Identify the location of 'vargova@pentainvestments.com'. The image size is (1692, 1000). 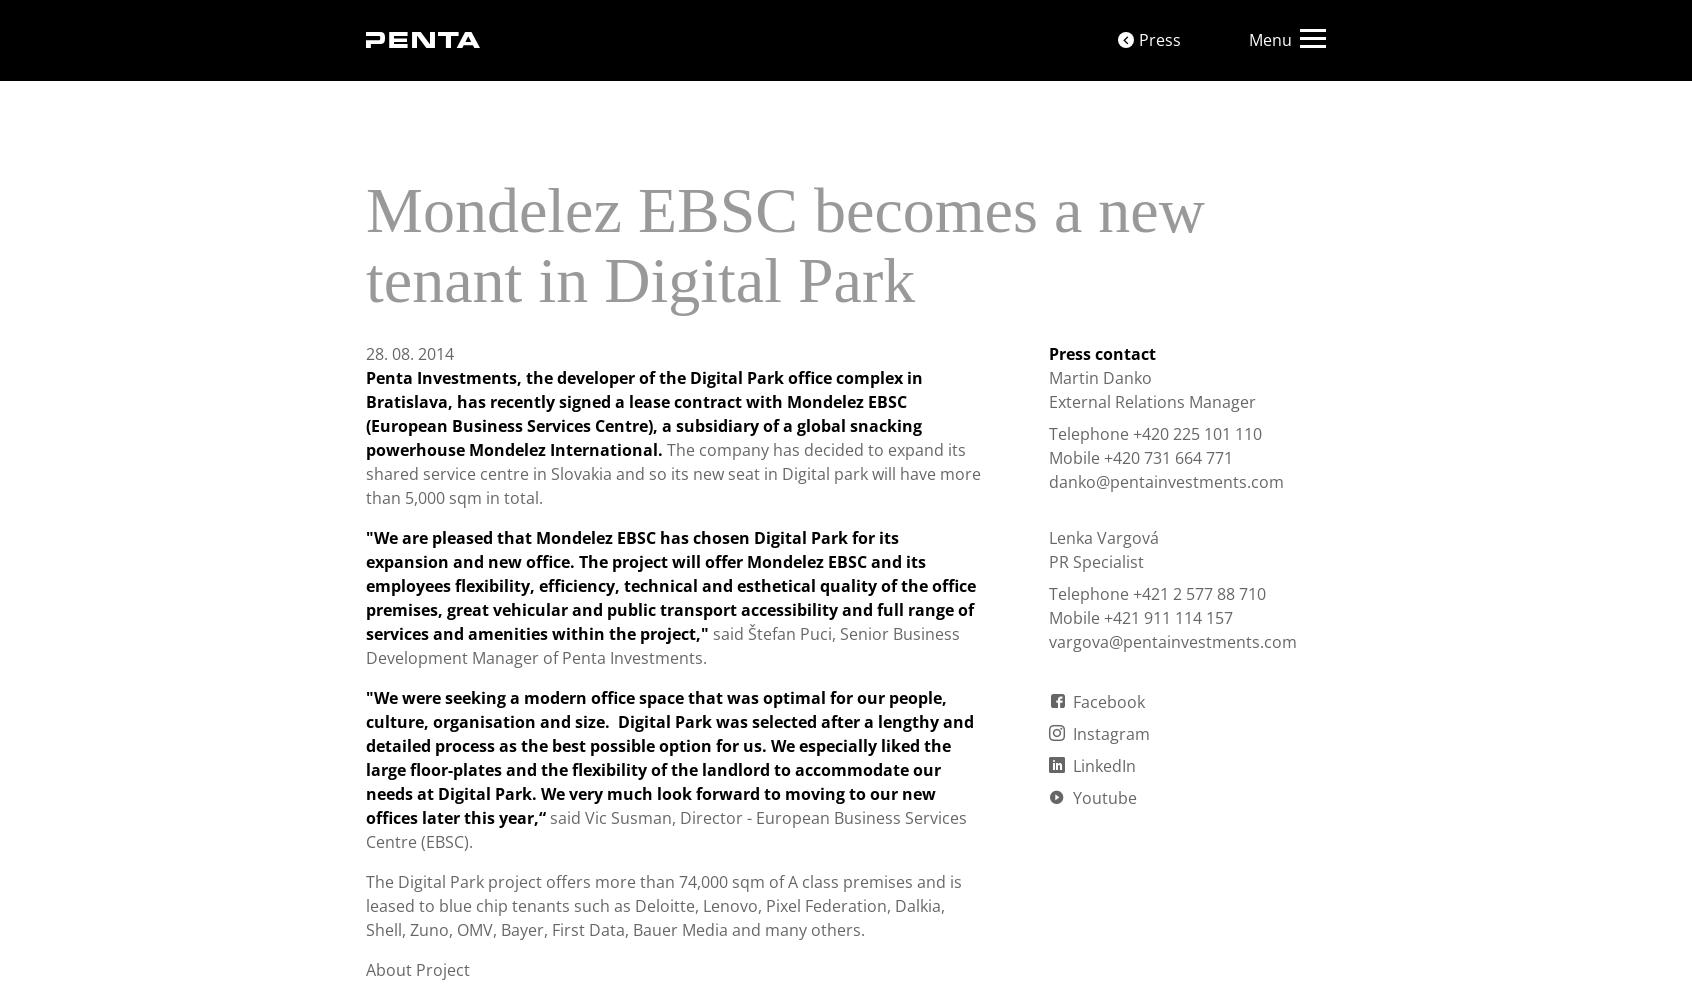
(1171, 642).